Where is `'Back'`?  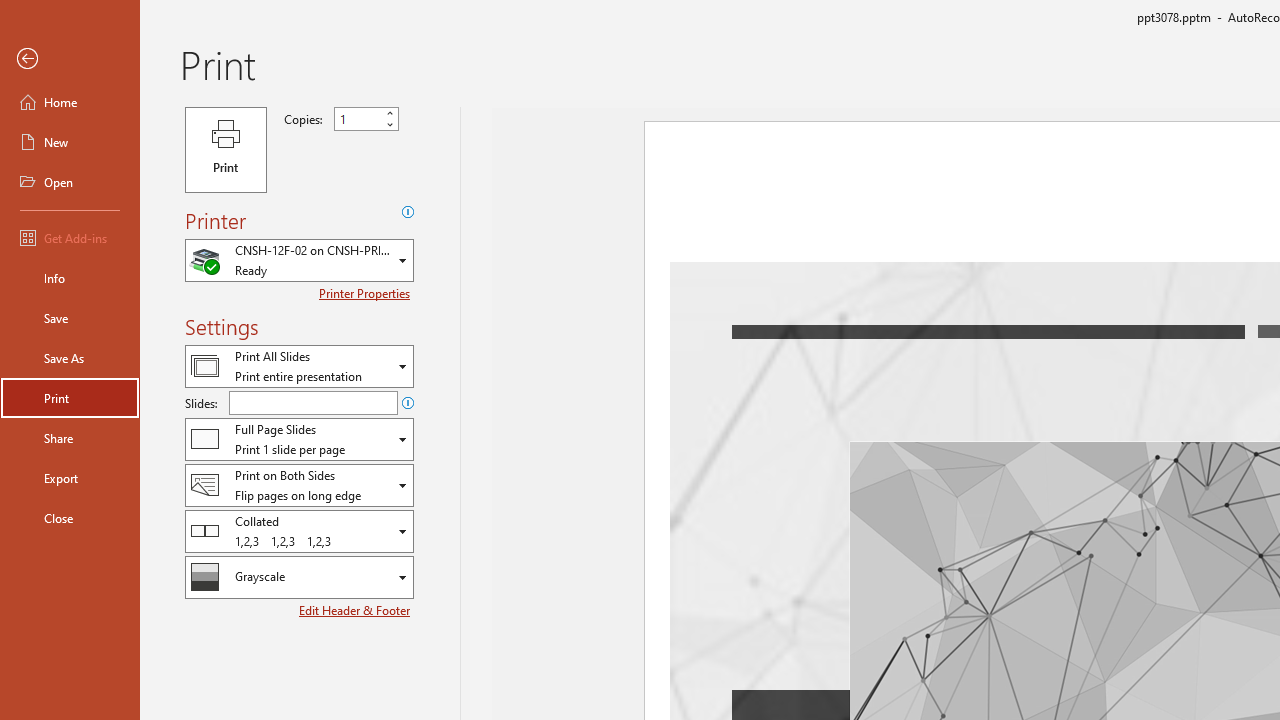
'Back' is located at coordinates (69, 58).